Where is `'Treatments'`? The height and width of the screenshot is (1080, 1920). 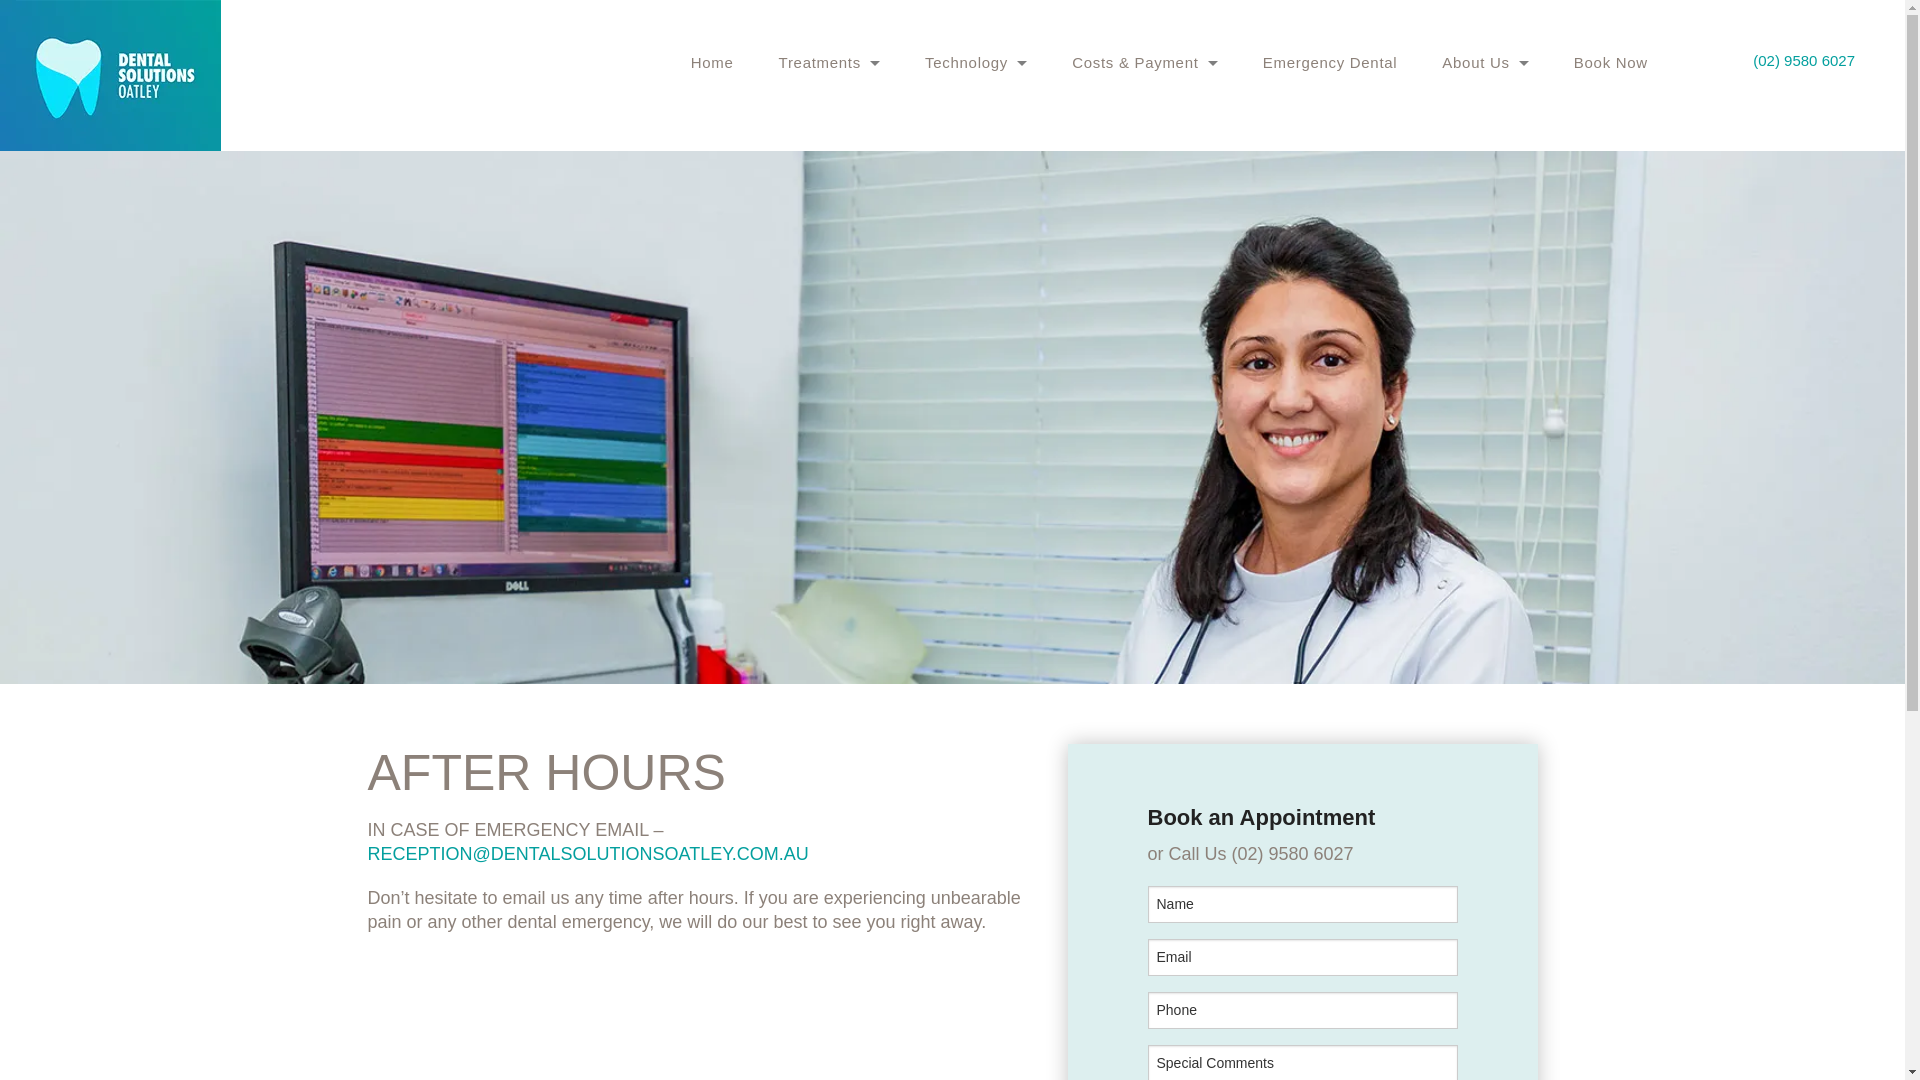
'Treatments' is located at coordinates (830, 61).